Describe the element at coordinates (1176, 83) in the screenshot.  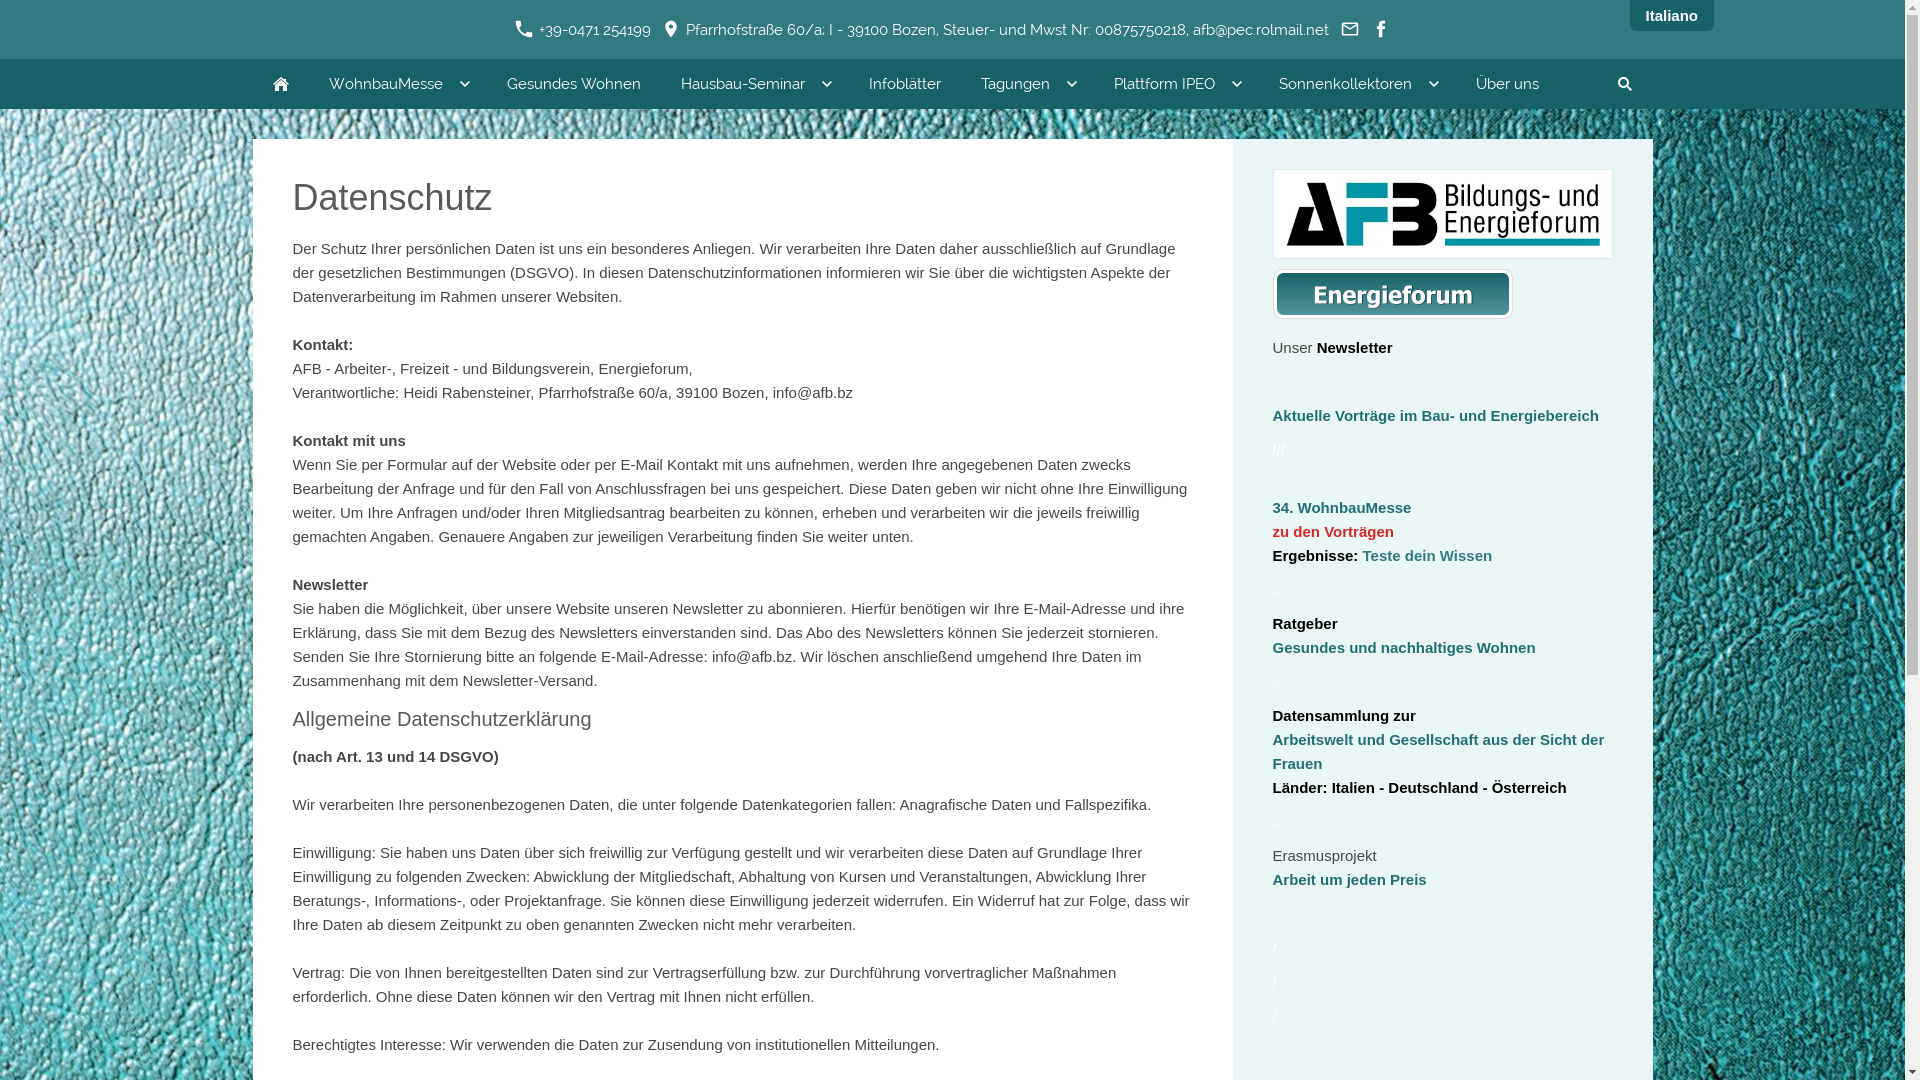
I see `'Plattform IPEO'` at that location.